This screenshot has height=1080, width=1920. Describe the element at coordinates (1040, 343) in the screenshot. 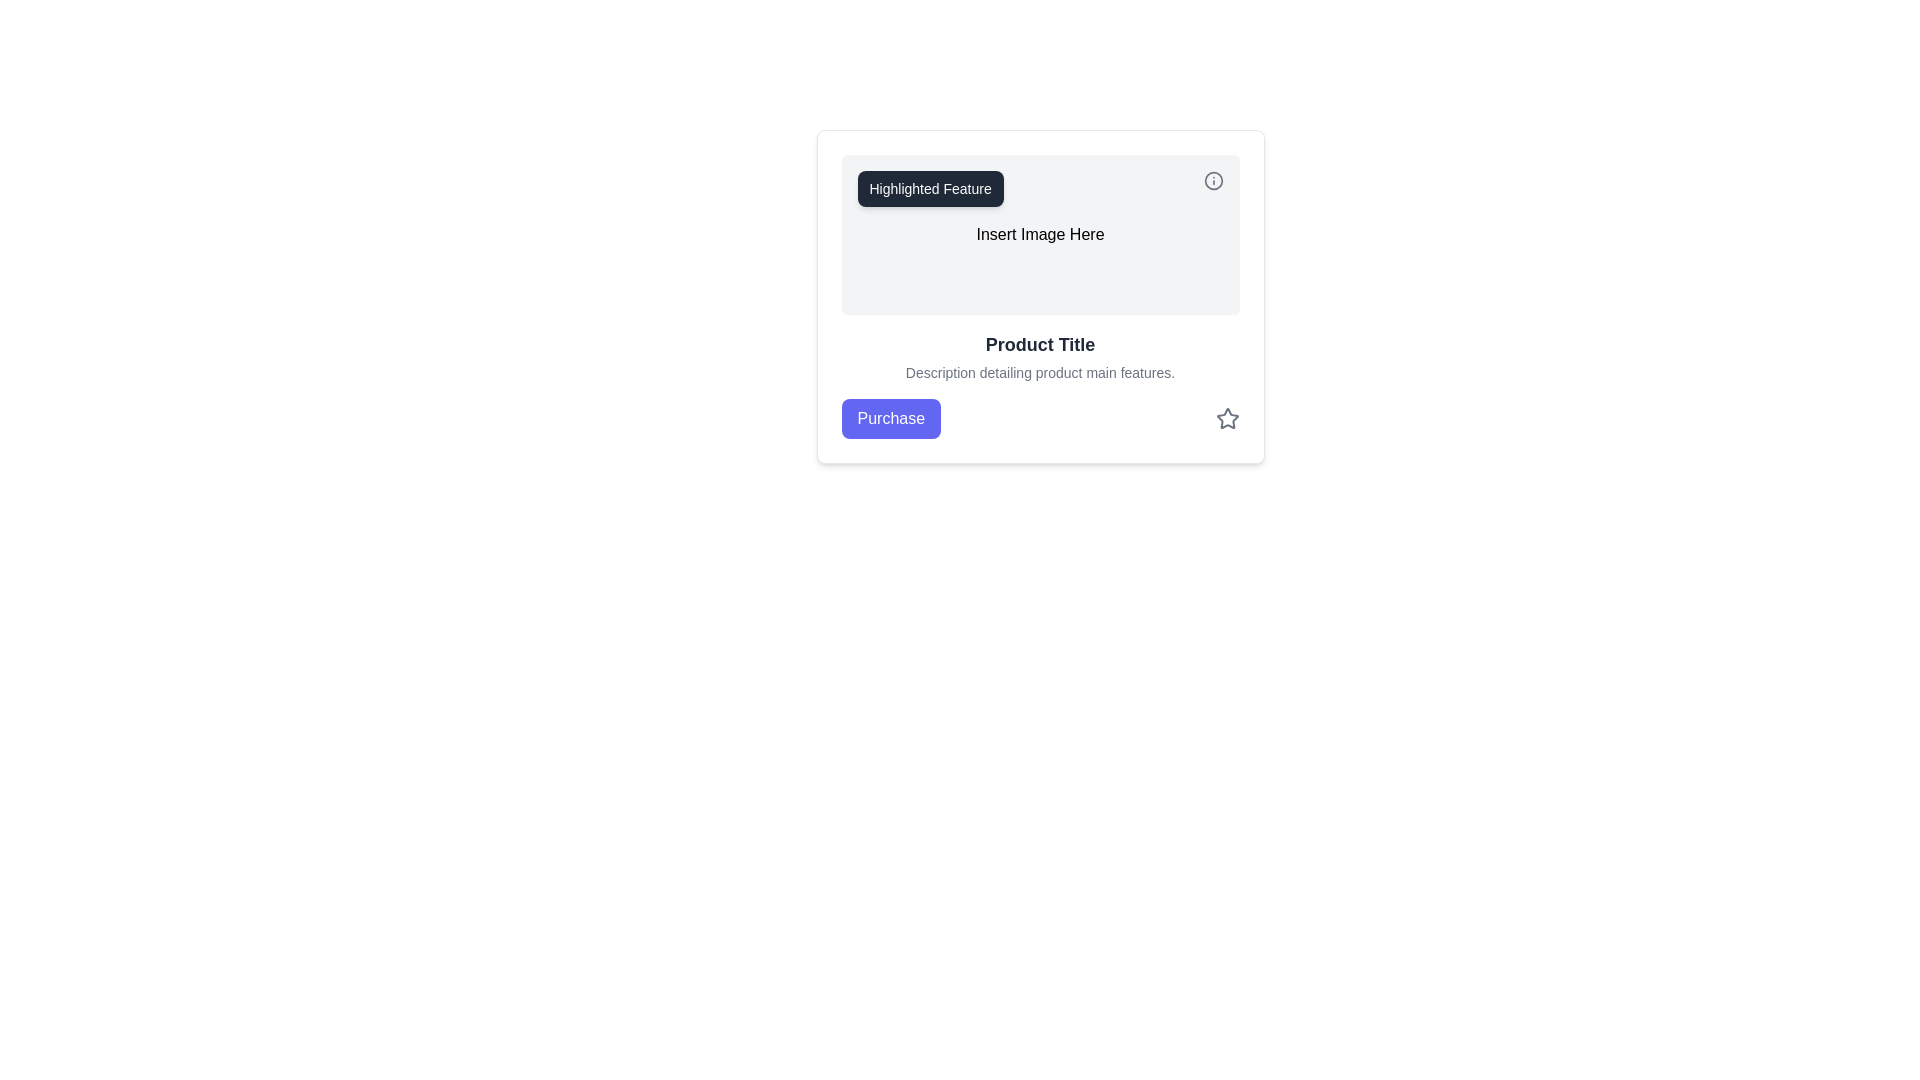

I see `the 'Product Title' text label which is prominently displayed in a bold, dark gray font, located near the top center of the card component` at that location.